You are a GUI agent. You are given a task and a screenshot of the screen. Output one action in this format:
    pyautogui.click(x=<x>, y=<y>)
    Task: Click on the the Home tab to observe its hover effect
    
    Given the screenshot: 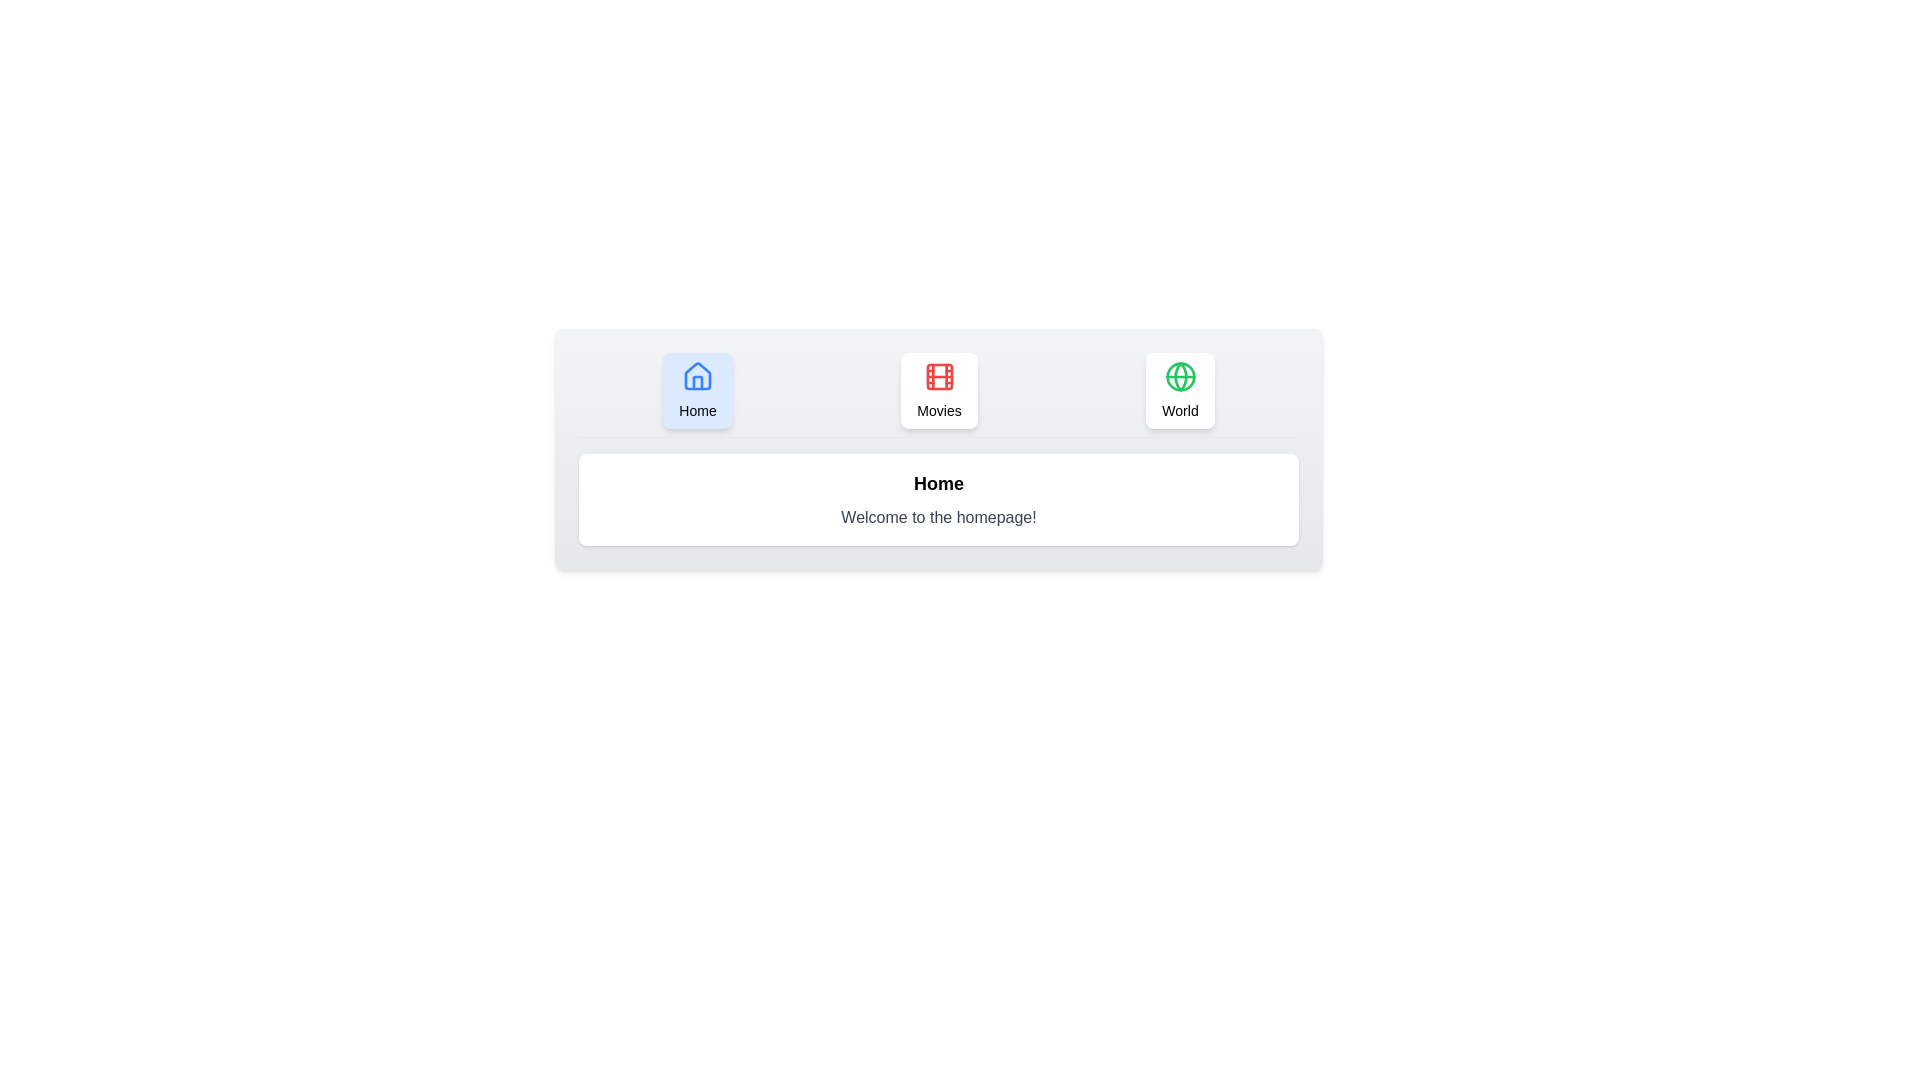 What is the action you would take?
    pyautogui.click(x=697, y=390)
    